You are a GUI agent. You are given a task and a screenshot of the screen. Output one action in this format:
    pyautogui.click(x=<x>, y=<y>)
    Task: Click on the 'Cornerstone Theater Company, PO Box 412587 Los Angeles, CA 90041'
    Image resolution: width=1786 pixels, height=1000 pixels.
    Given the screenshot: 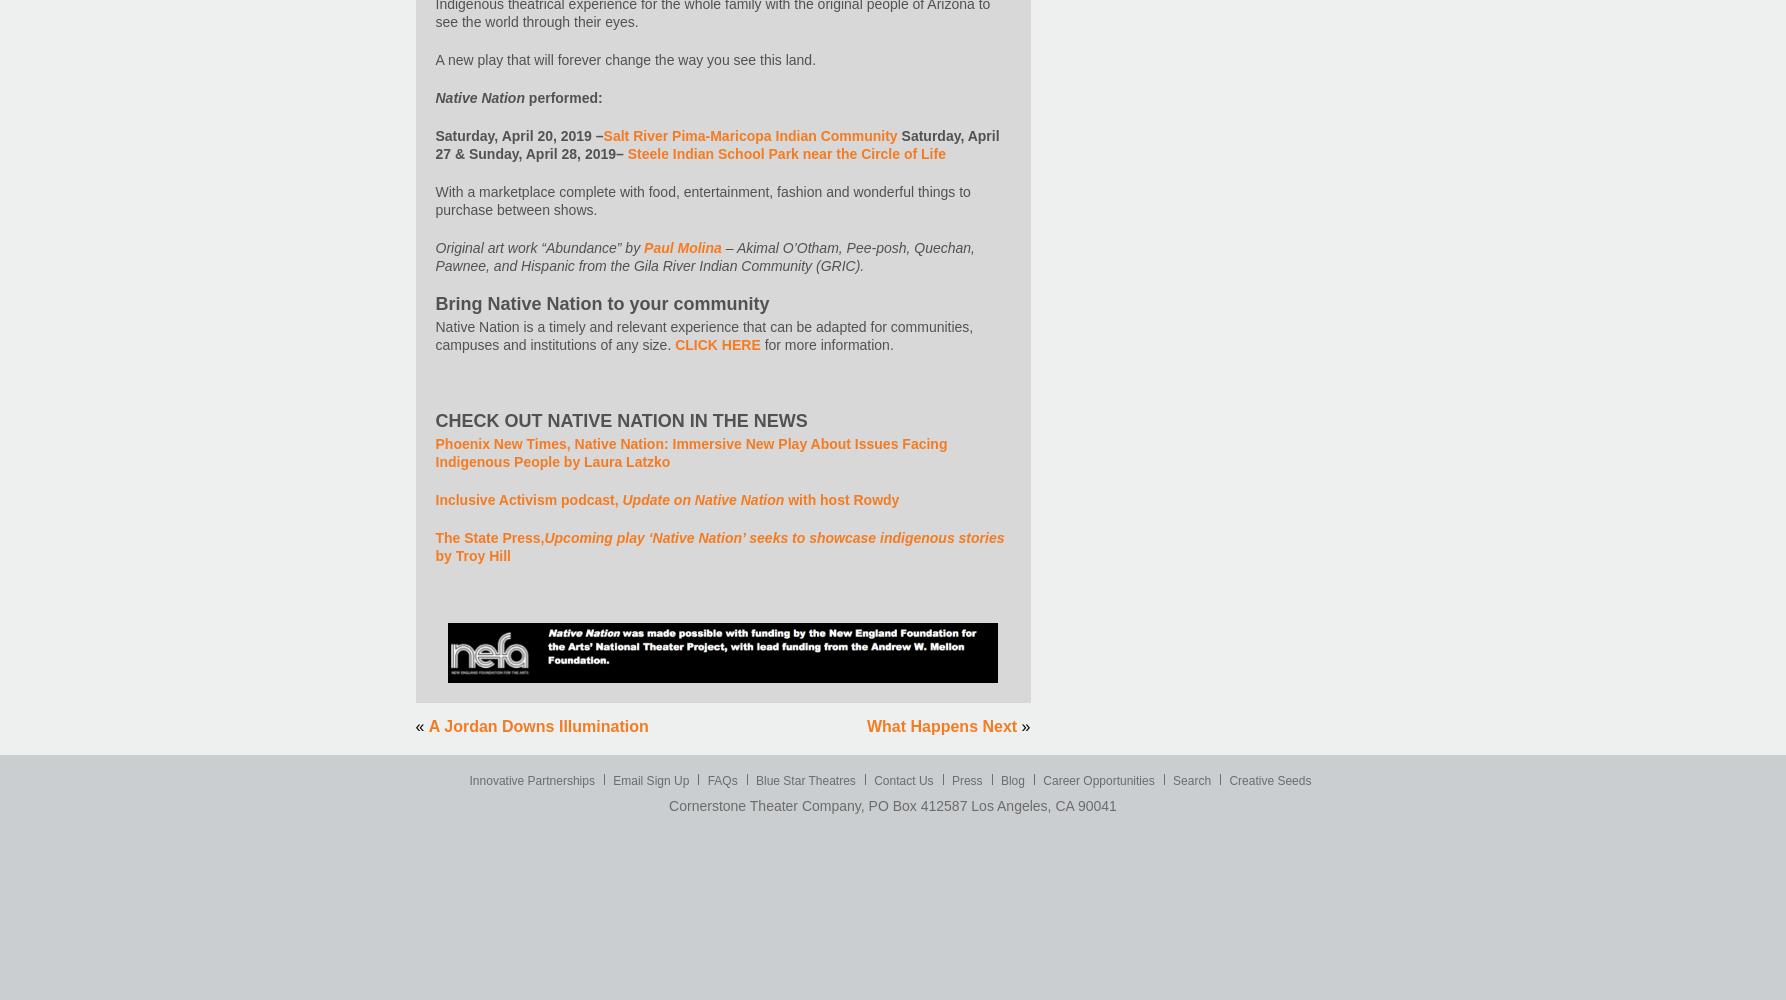 What is the action you would take?
    pyautogui.click(x=891, y=806)
    